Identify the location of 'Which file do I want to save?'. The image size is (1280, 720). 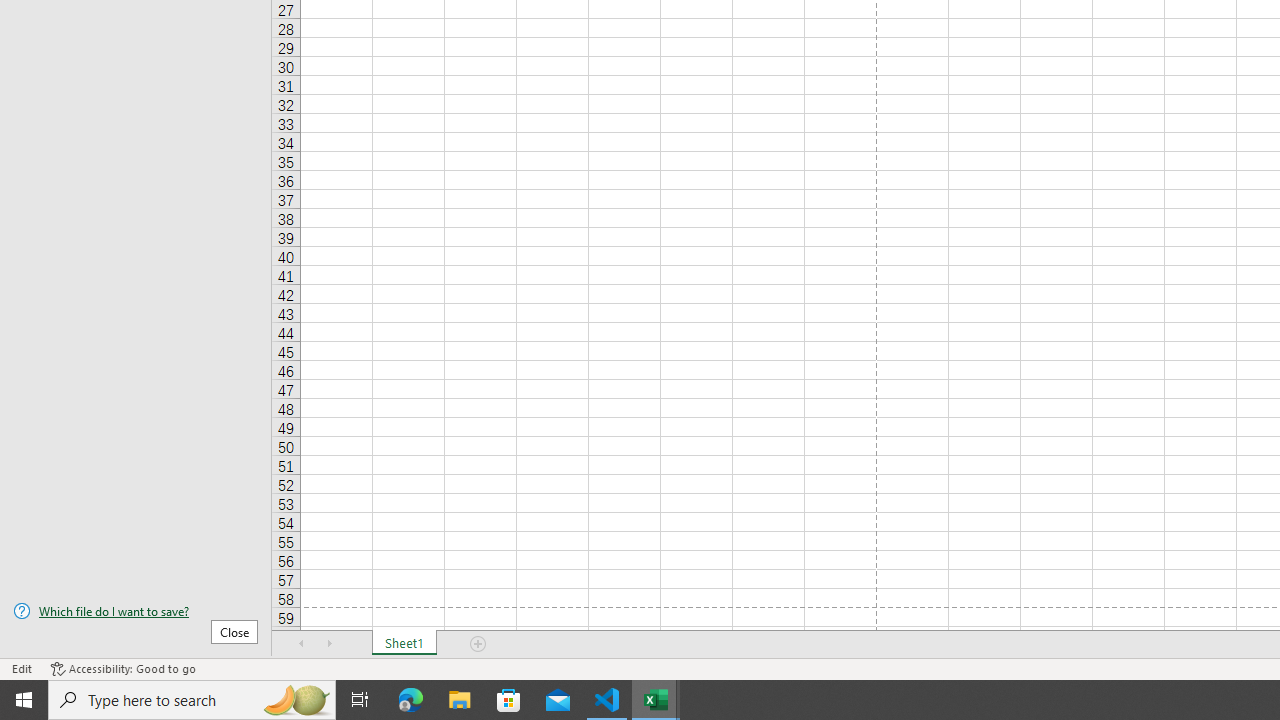
(135, 610).